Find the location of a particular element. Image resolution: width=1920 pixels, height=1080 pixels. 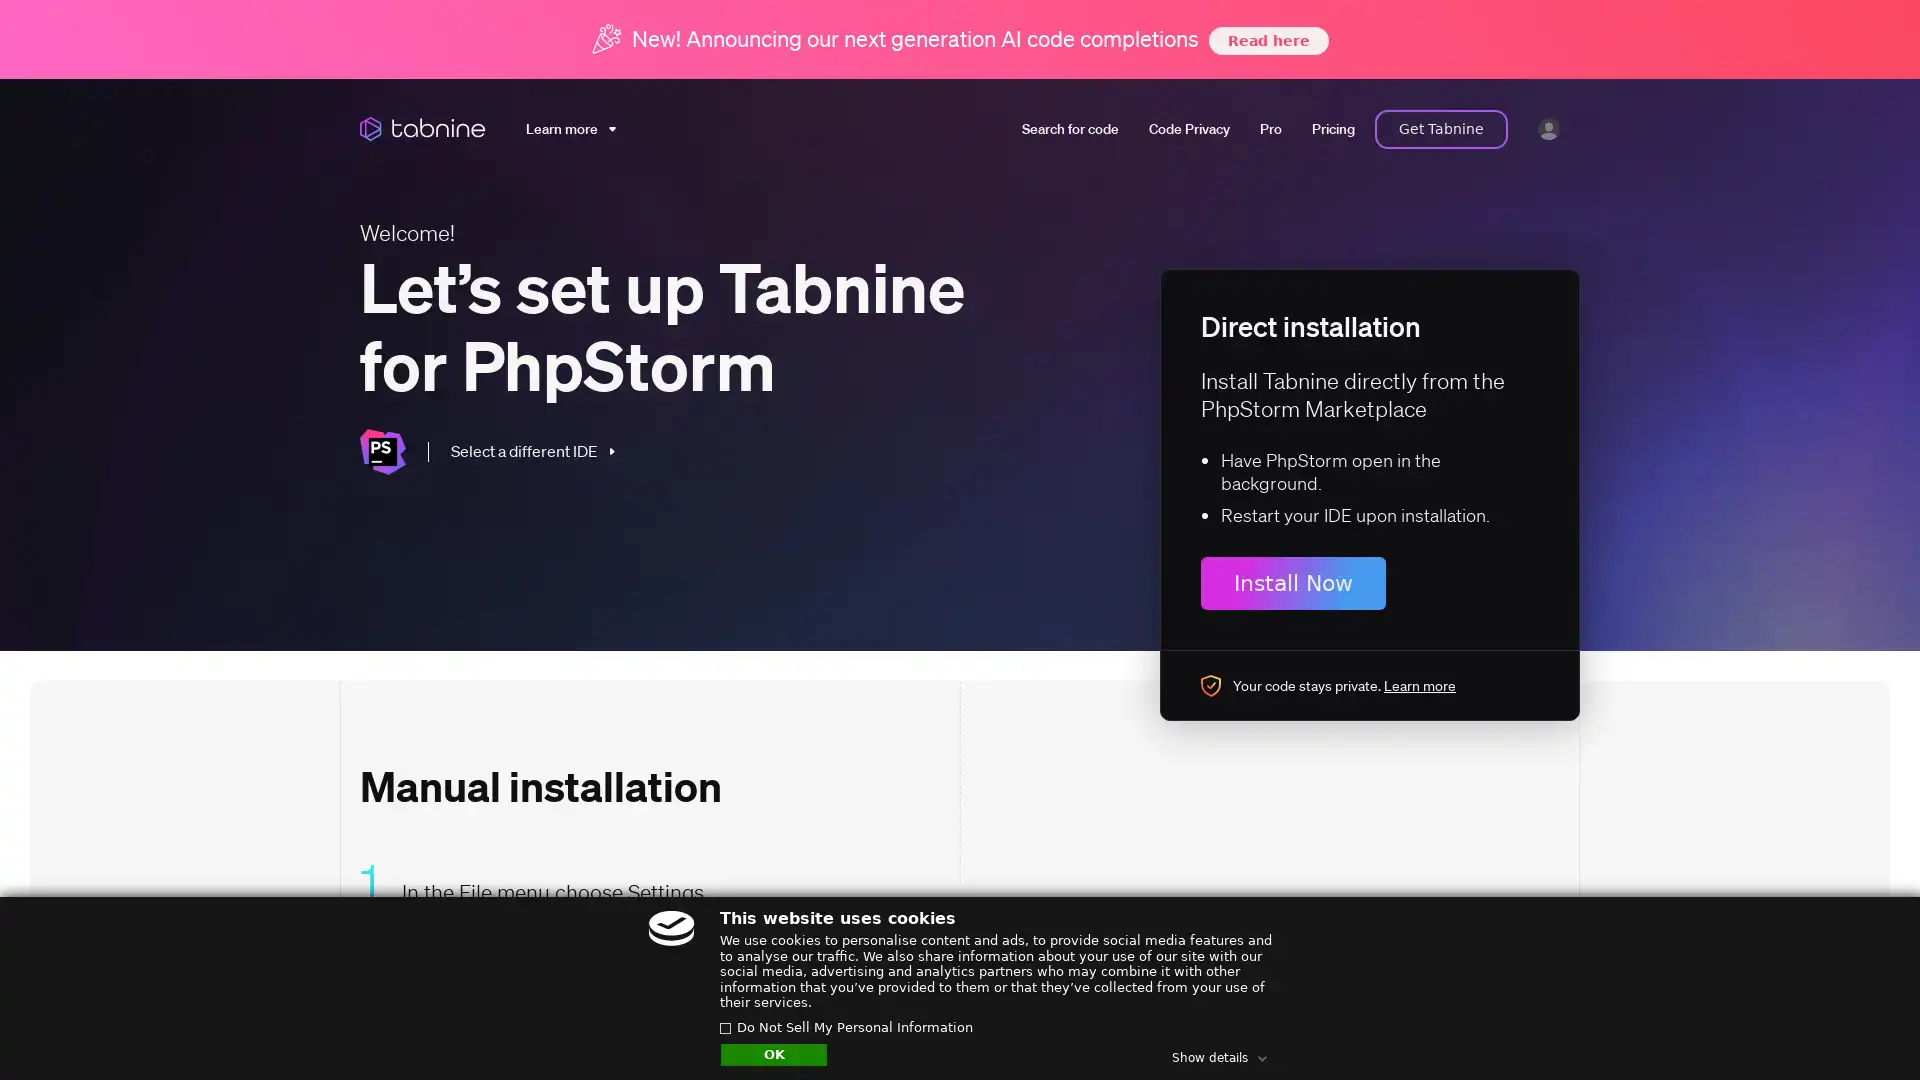

Dismiss Message is located at coordinates (1815, 1003).